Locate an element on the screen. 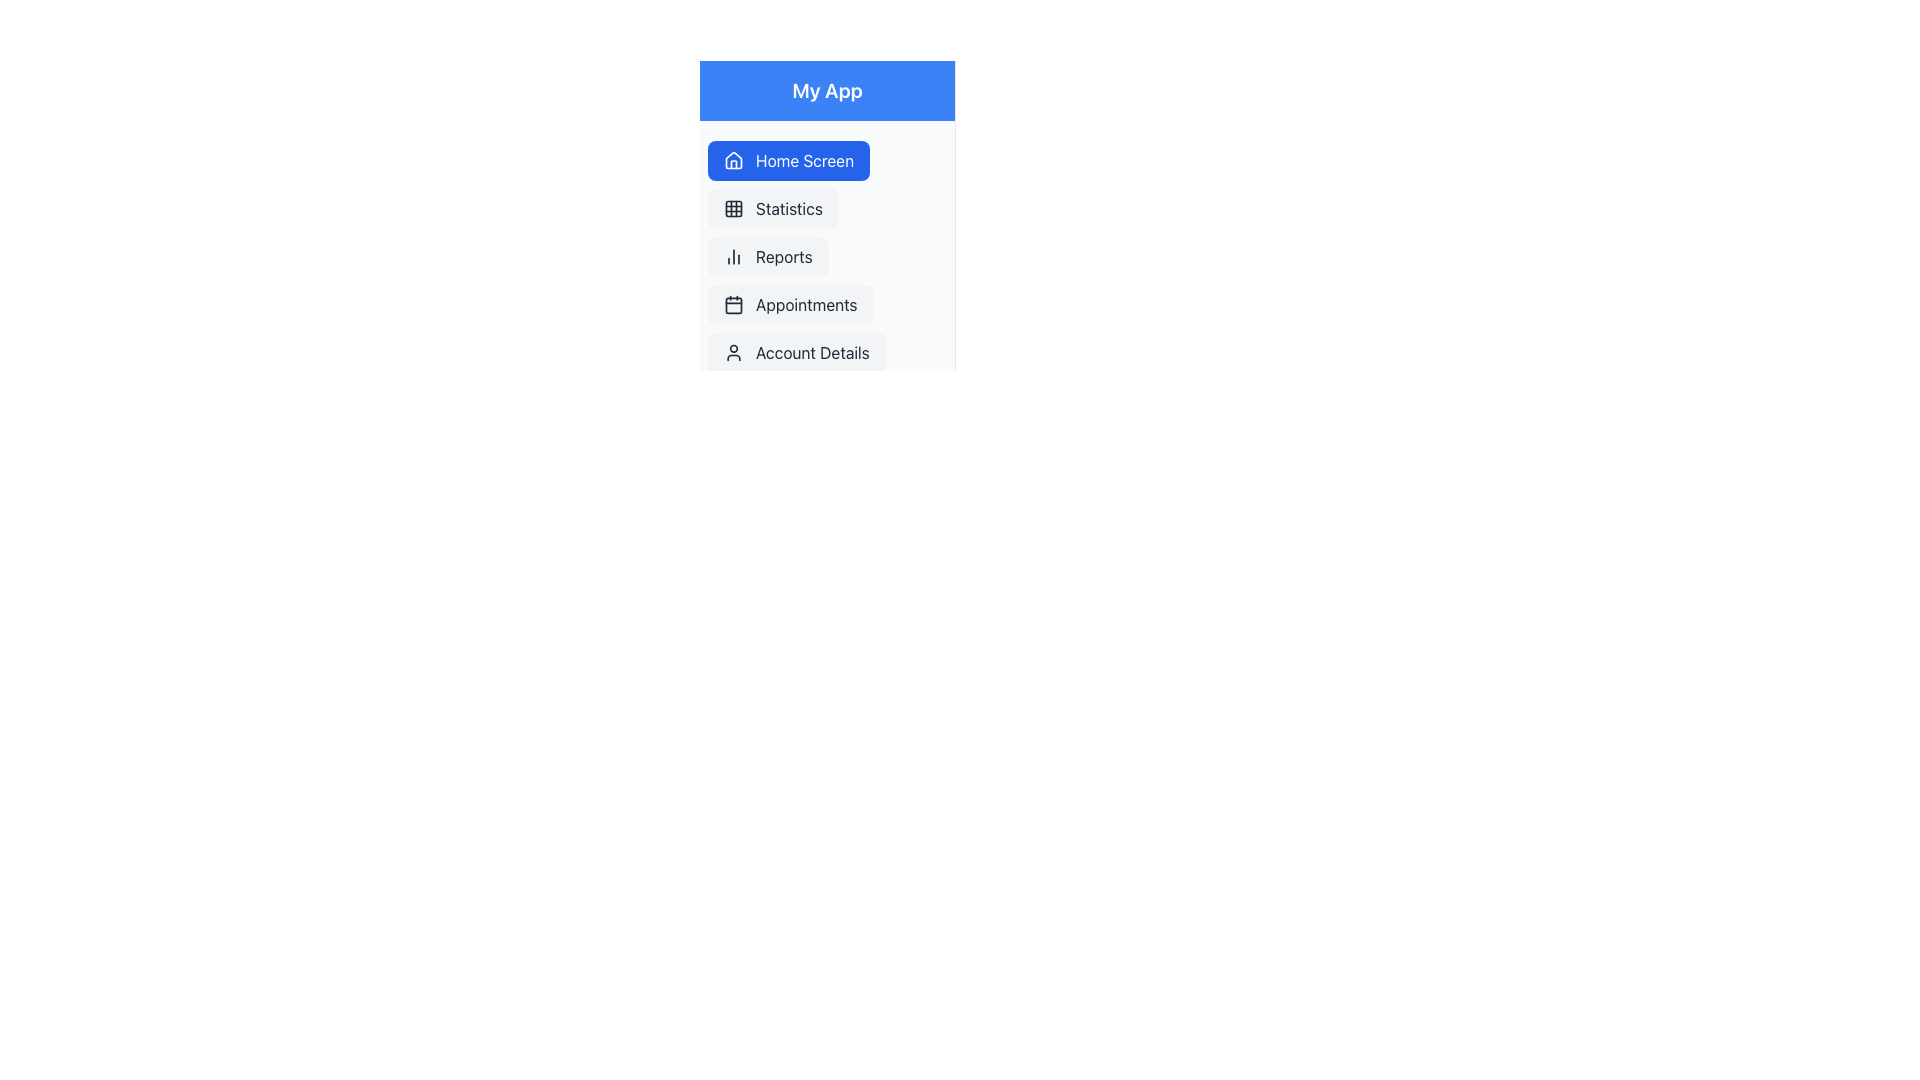 The width and height of the screenshot is (1920, 1080). the branding label for the application identified by the text 'My App', located at the top of the vertical menu layout is located at coordinates (827, 91).